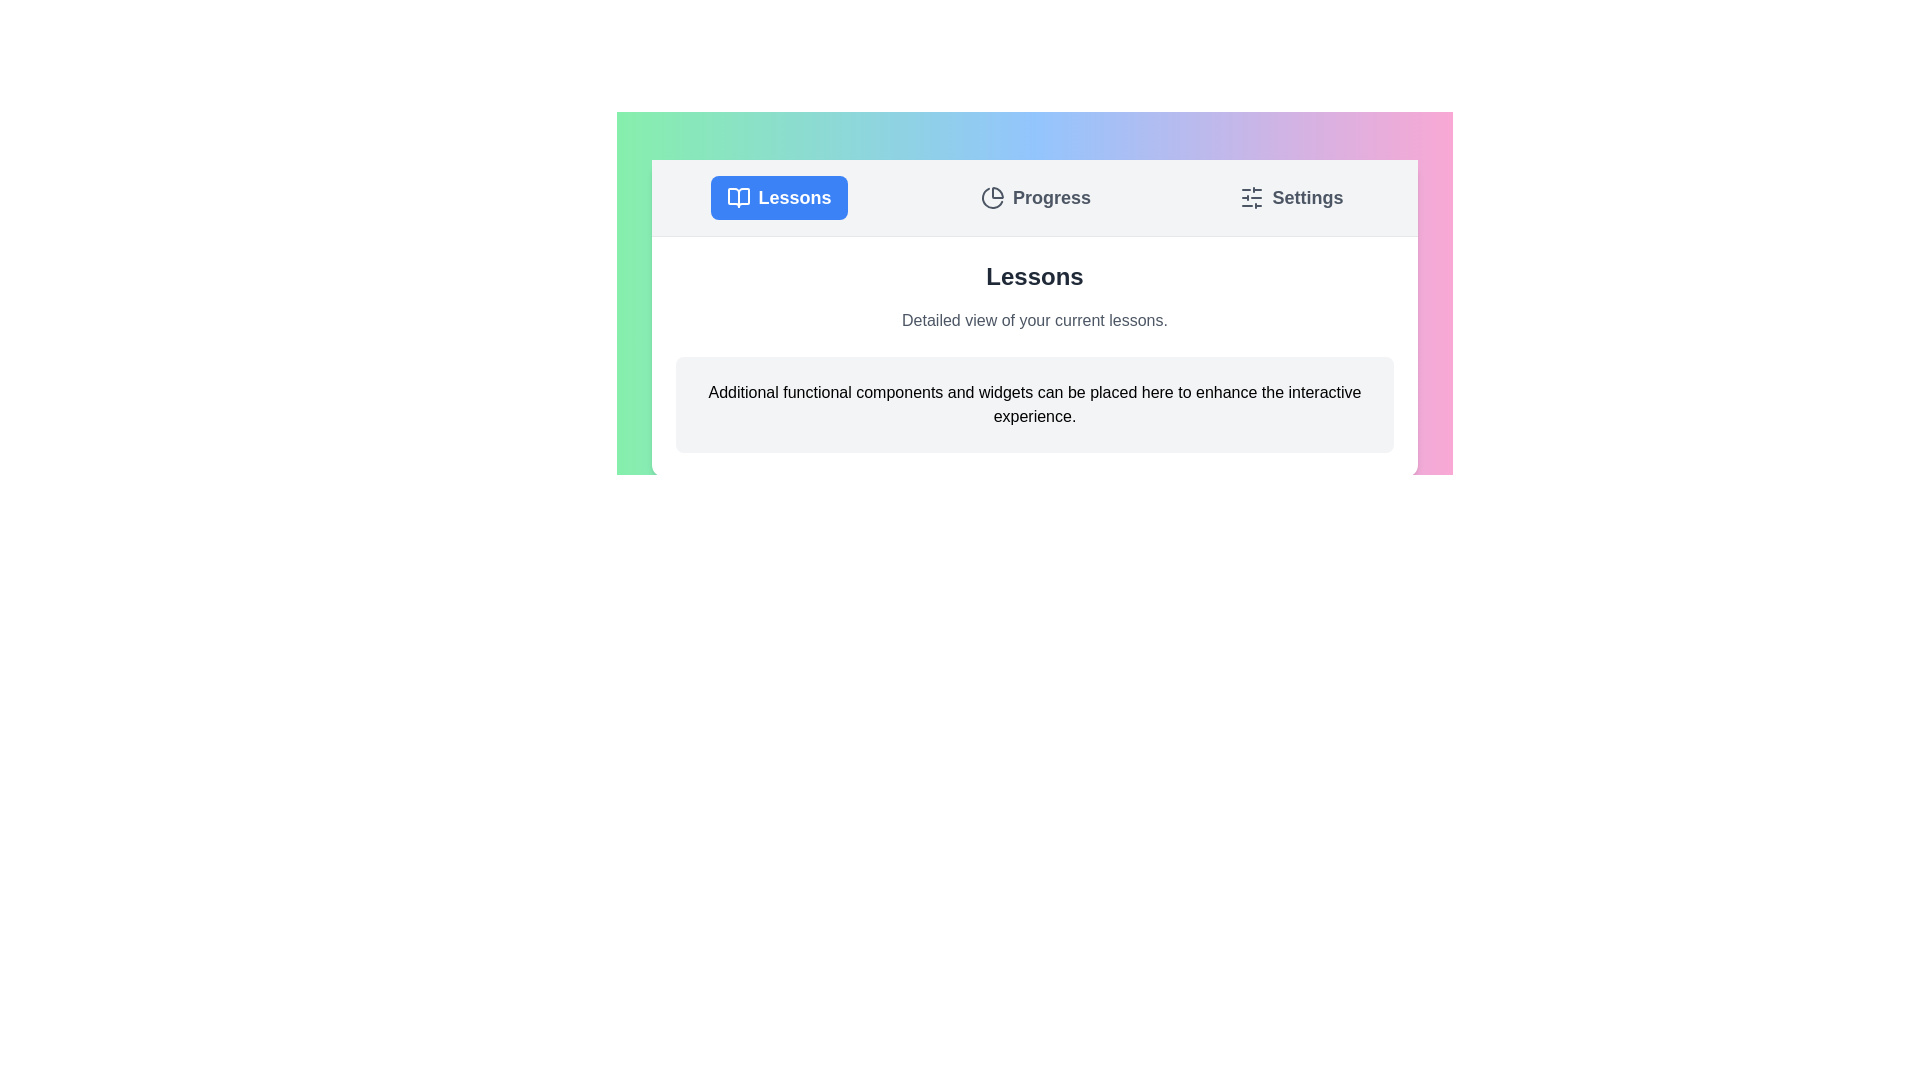 This screenshot has width=1920, height=1080. What do you see at coordinates (1291, 197) in the screenshot?
I see `the Settings tab by clicking on the corresponding tab button` at bounding box center [1291, 197].